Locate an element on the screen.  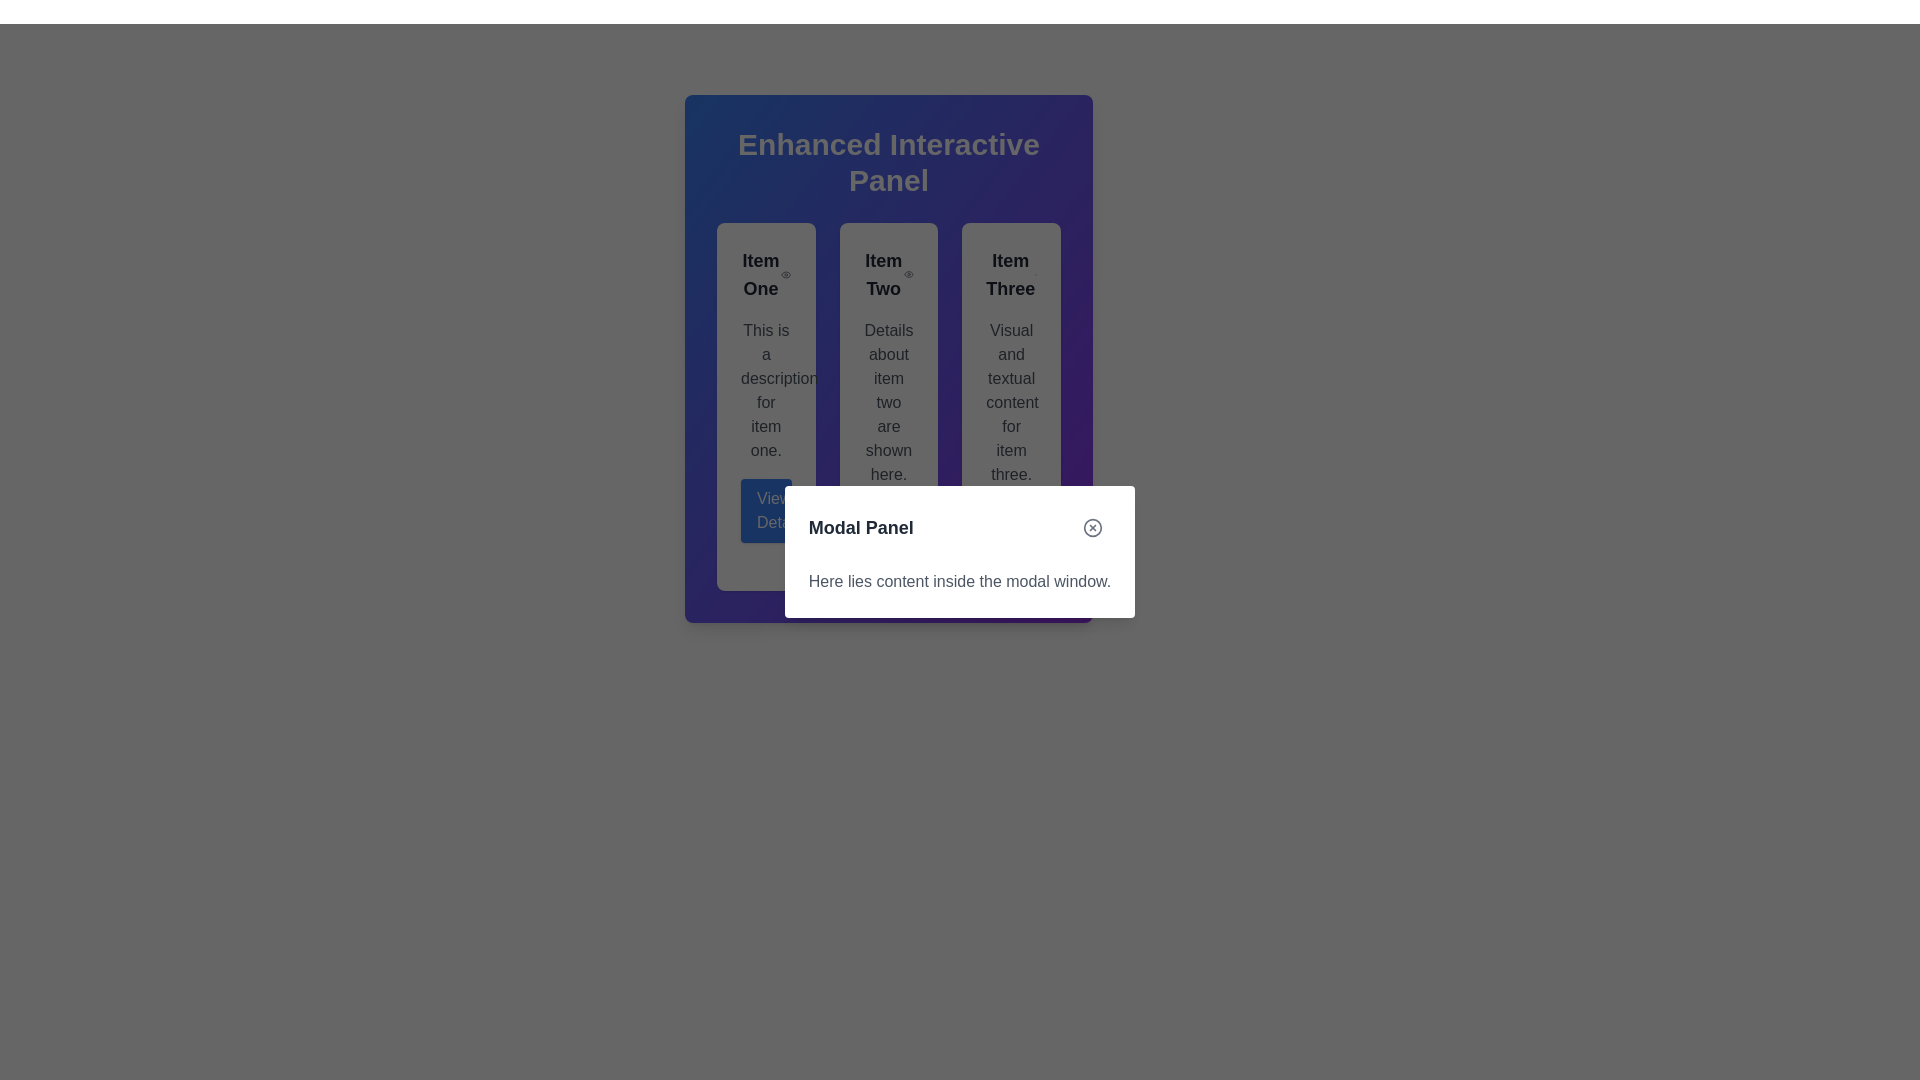
the text label that serves as a title or heading for the details presented in the panel, located in the second vertical column of the interactive card layout is located at coordinates (882, 274).